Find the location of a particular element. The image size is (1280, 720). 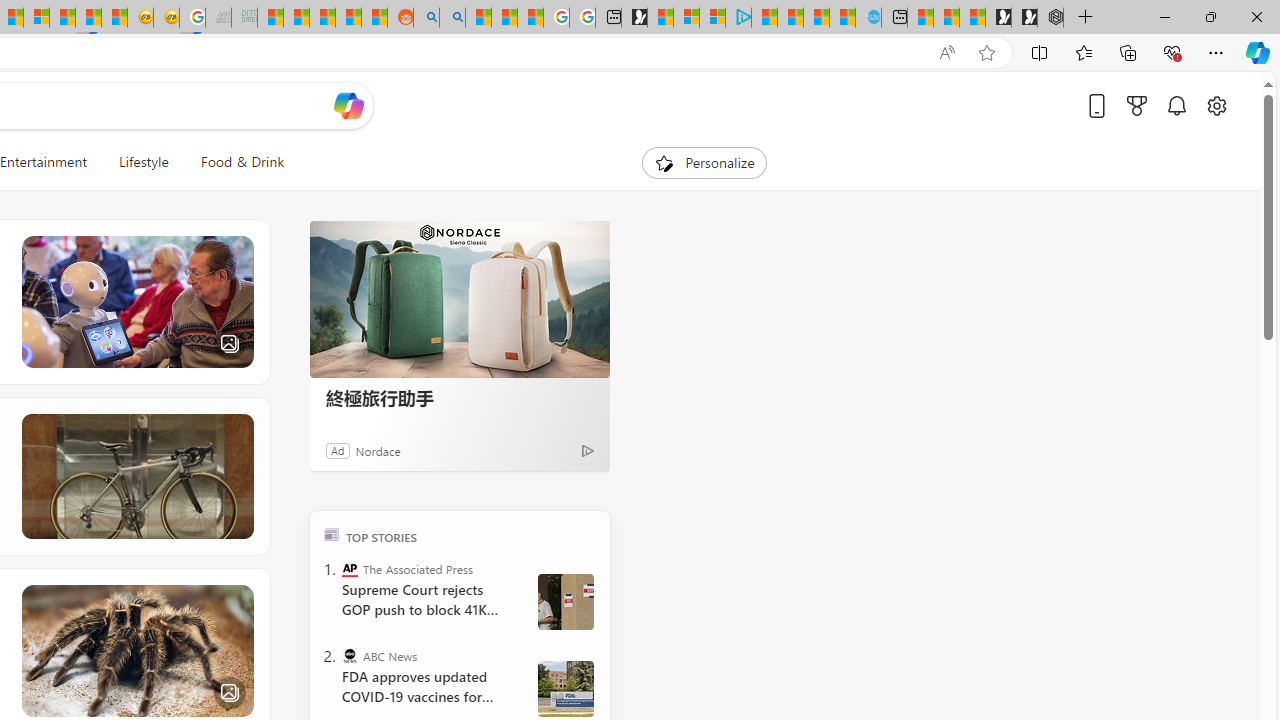

'Bike Gurus' is located at coordinates (135, 476).